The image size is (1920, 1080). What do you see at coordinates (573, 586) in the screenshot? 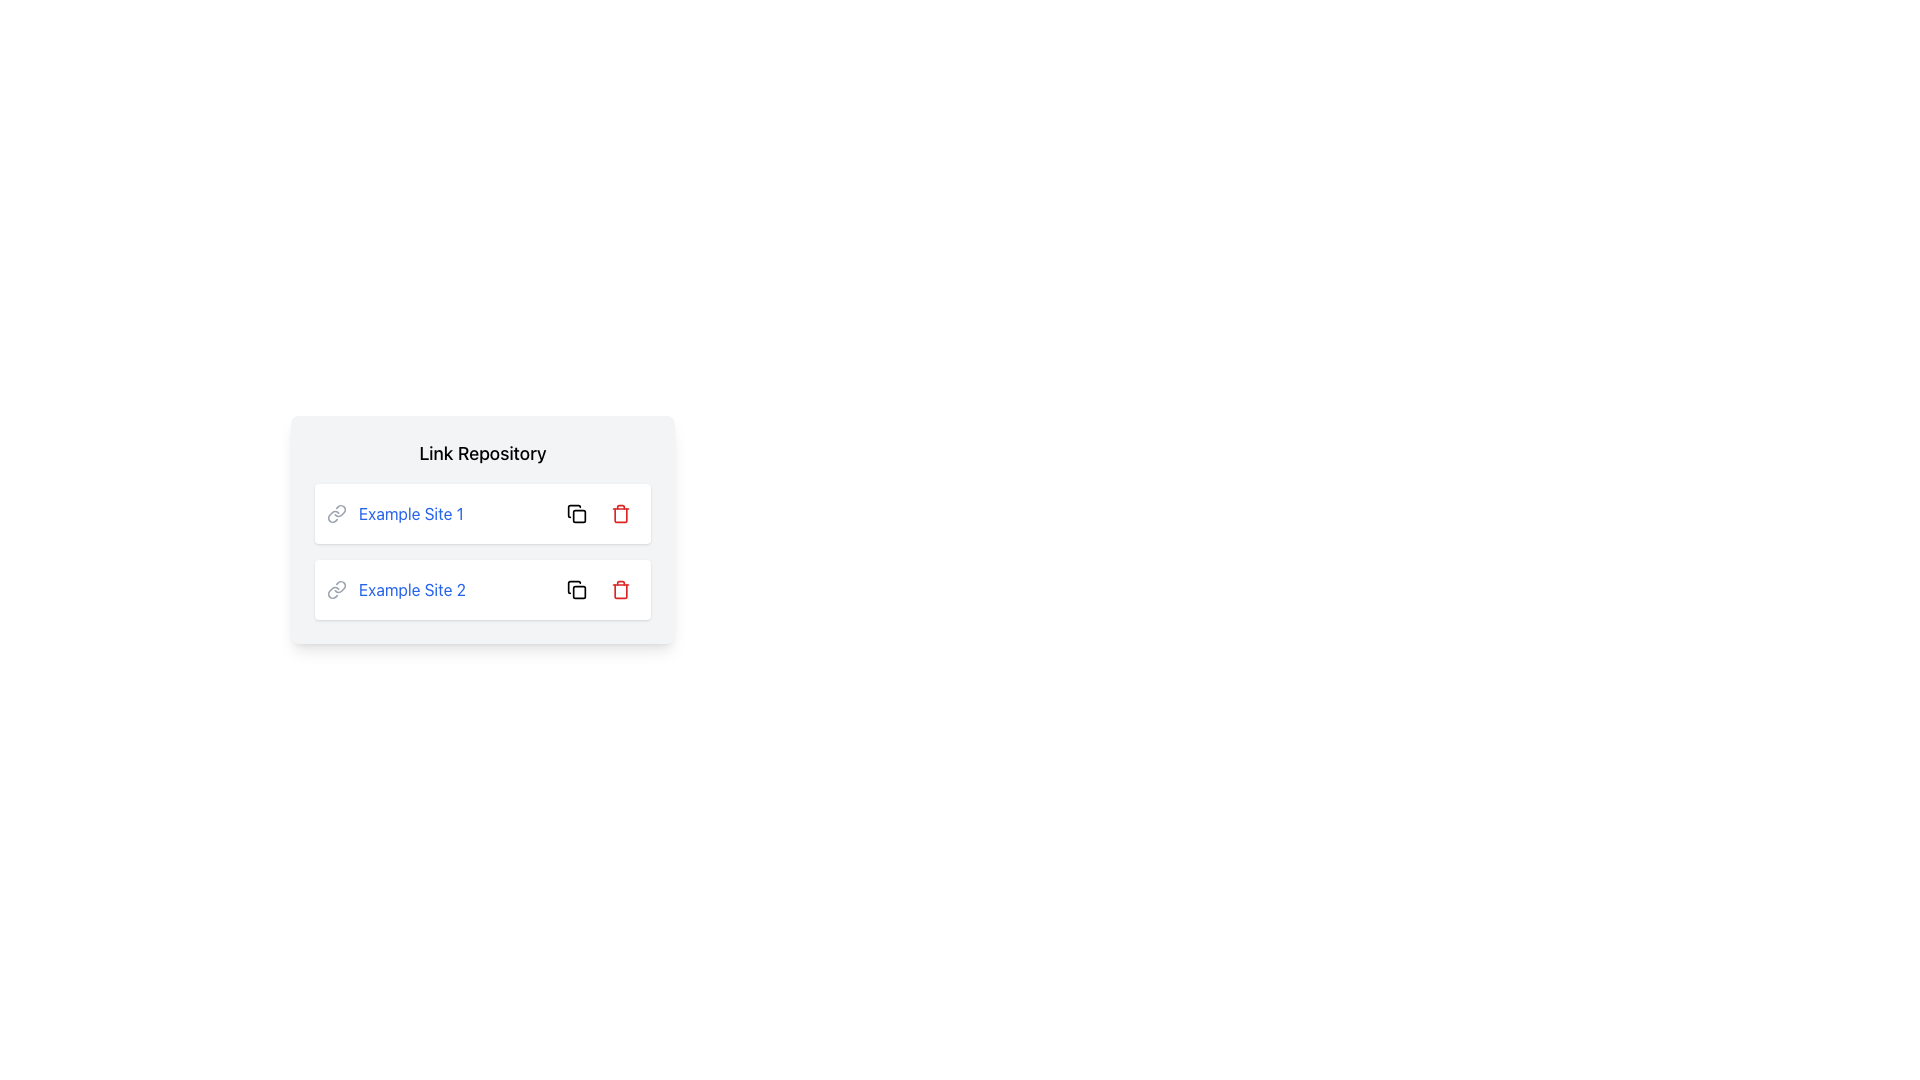
I see `the Icon button located on the right-hand side of the 'Example Site 2' label to initiate the copy action` at bounding box center [573, 586].